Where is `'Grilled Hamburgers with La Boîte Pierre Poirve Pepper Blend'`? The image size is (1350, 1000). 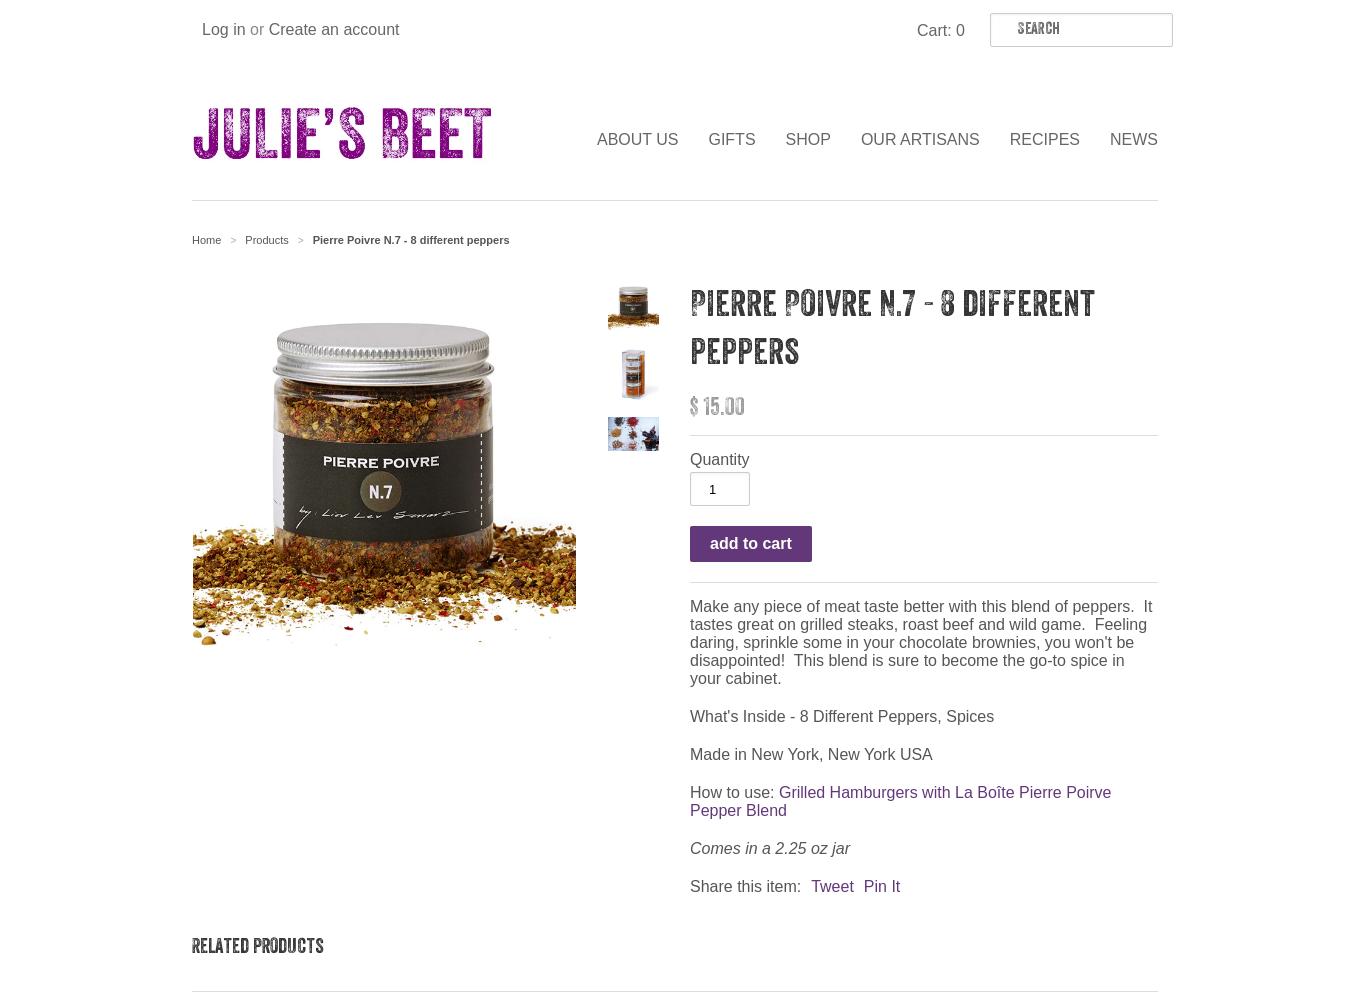 'Grilled Hamburgers with La Boîte Pierre Poirve Pepper Blend' is located at coordinates (688, 801).